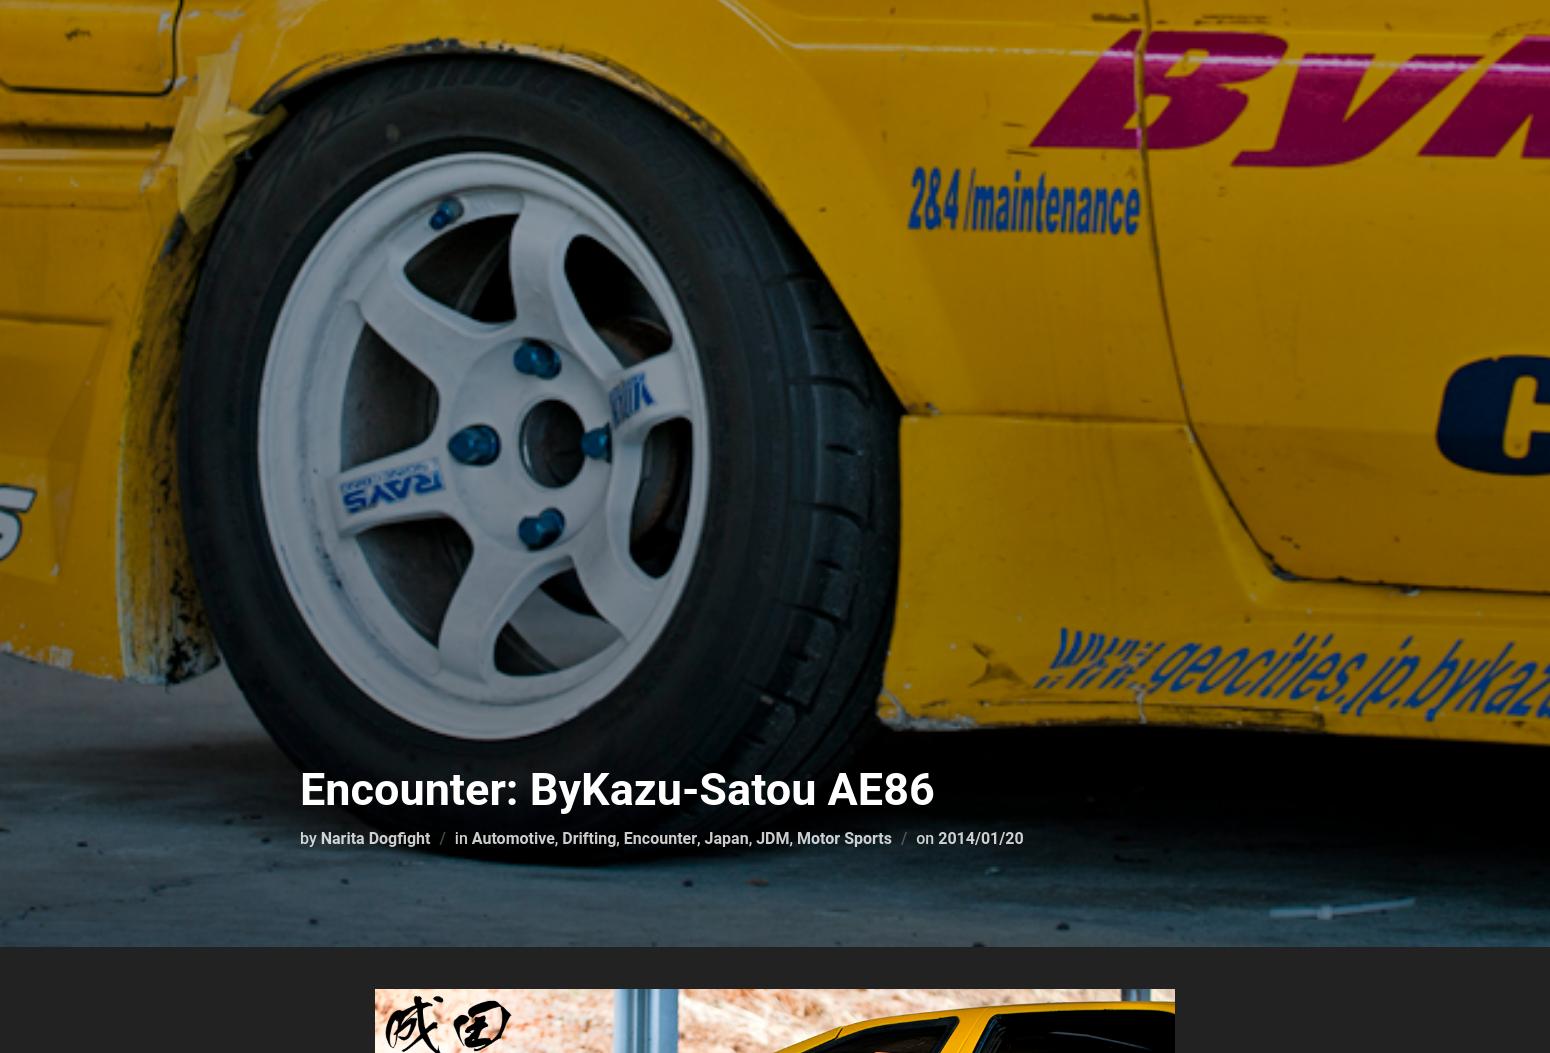  Describe the element at coordinates (755, 837) in the screenshot. I see `'JDM'` at that location.